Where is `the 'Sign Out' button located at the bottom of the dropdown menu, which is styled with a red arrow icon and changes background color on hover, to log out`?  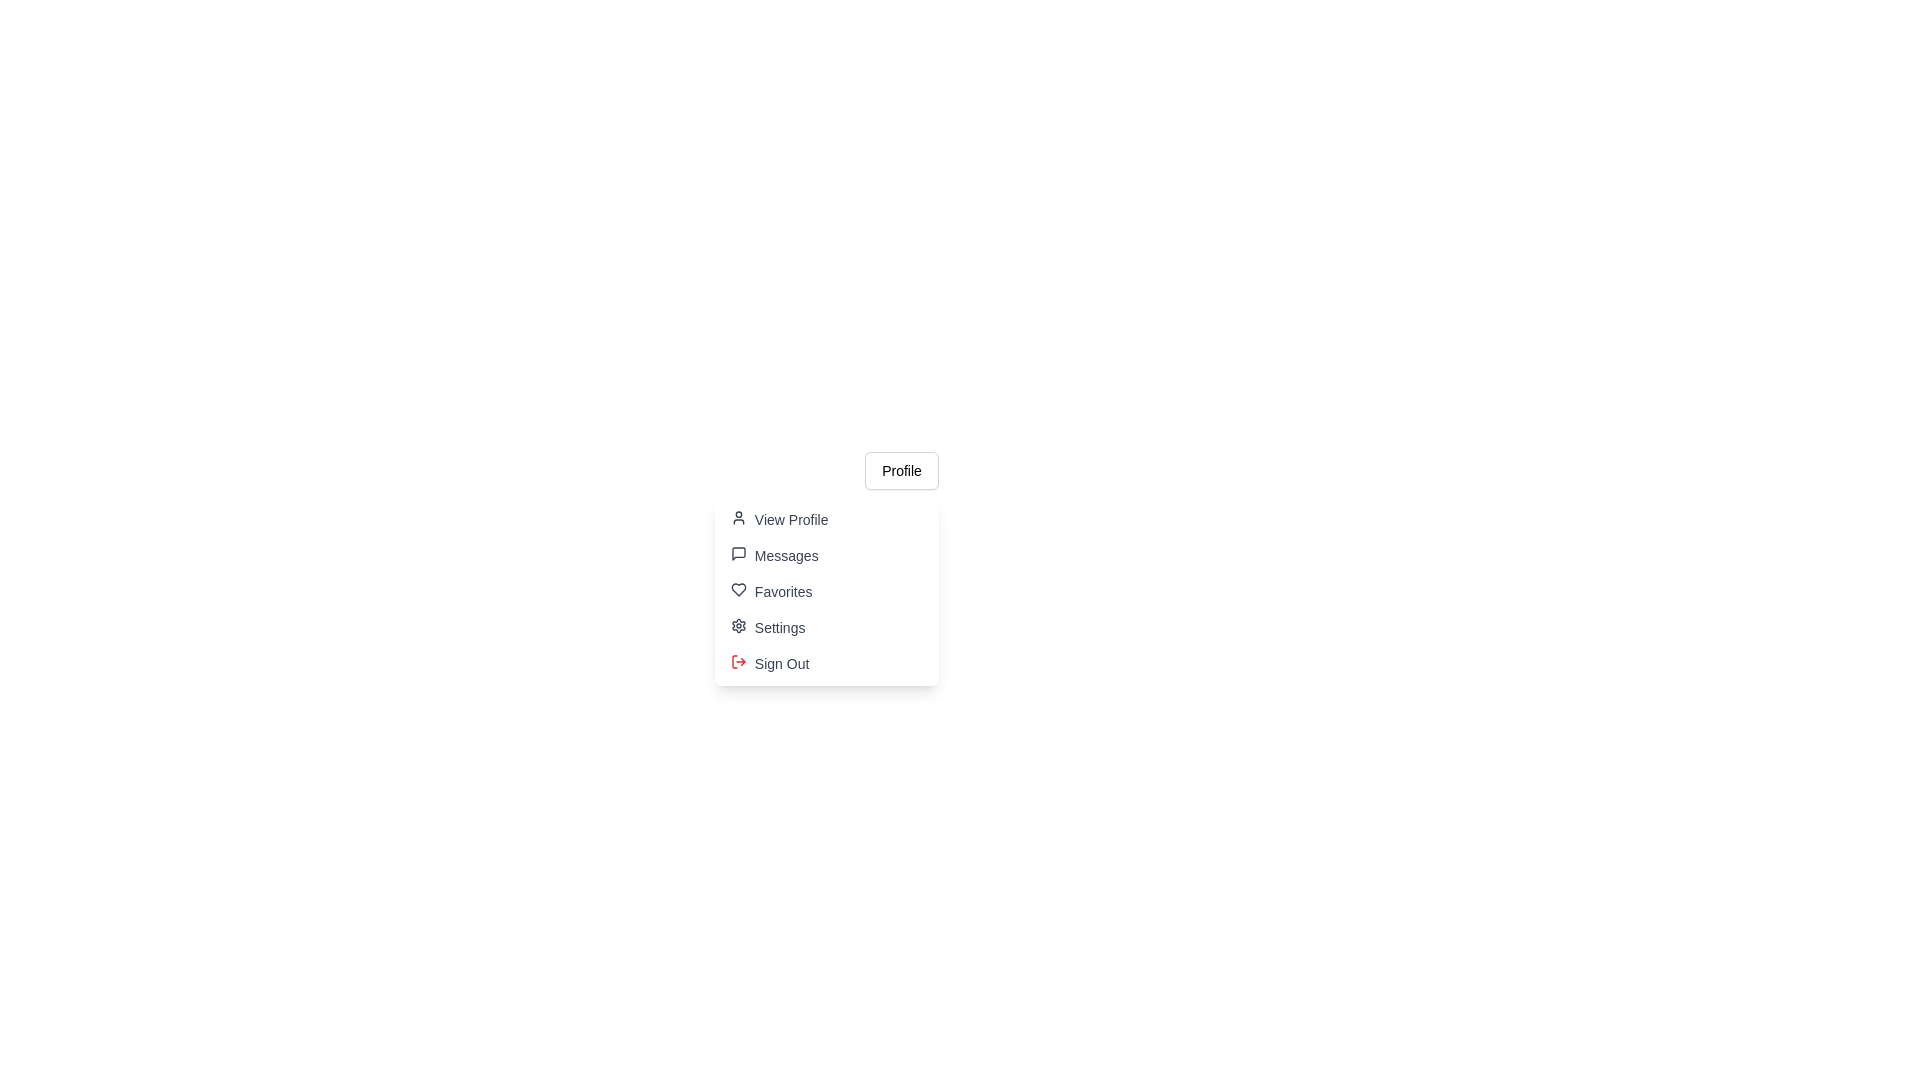 the 'Sign Out' button located at the bottom of the dropdown menu, which is styled with a red arrow icon and changes background color on hover, to log out is located at coordinates (826, 663).